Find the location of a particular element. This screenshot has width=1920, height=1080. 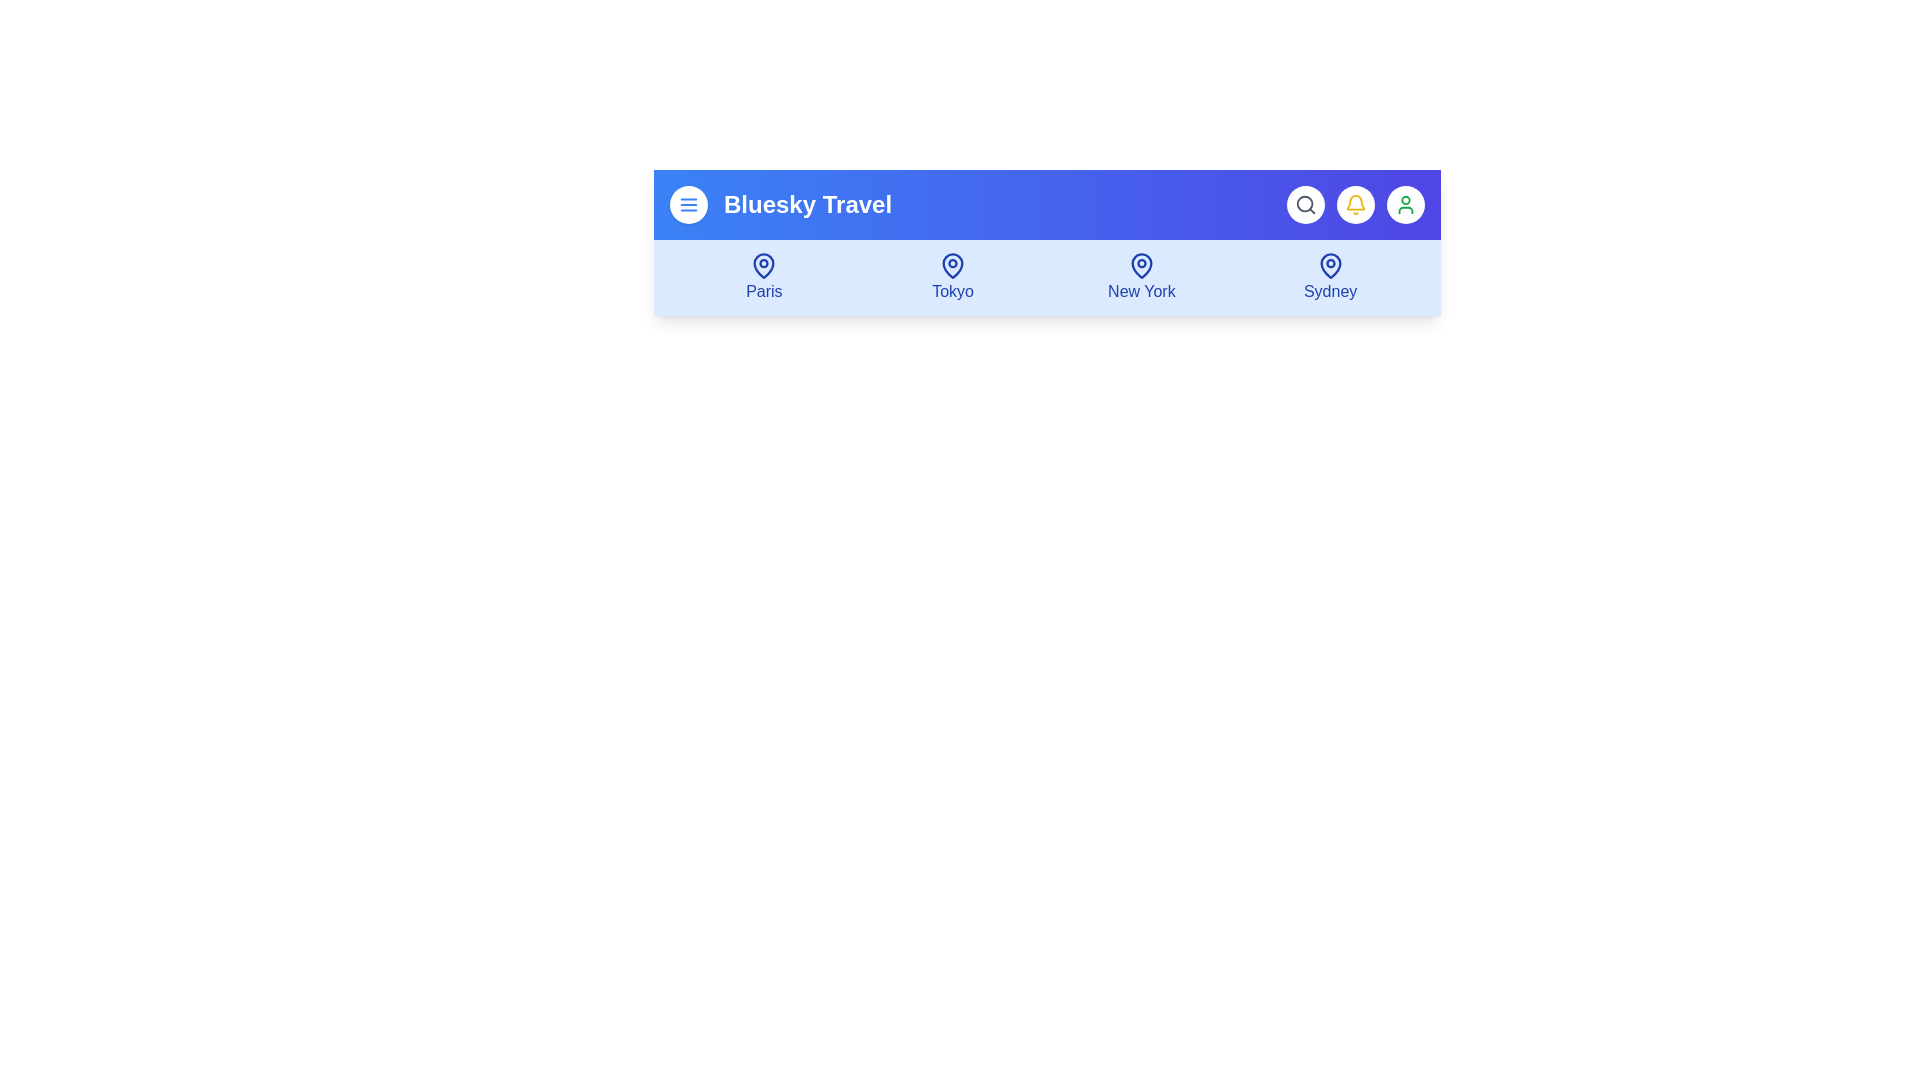

the 'User Profile' button is located at coordinates (1405, 204).